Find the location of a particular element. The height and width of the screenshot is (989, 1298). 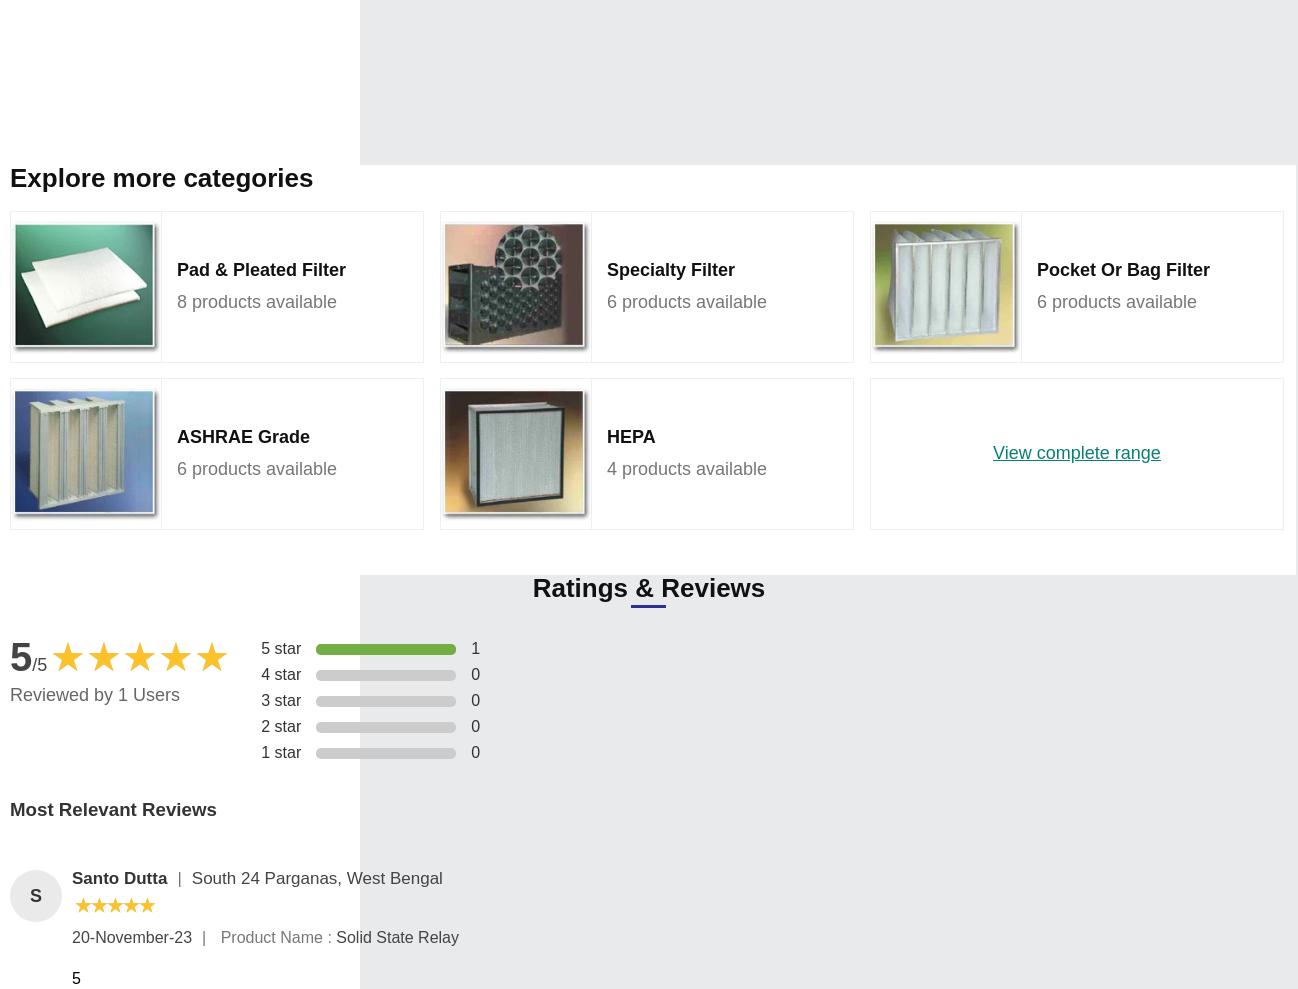

'3 star' is located at coordinates (280, 699).